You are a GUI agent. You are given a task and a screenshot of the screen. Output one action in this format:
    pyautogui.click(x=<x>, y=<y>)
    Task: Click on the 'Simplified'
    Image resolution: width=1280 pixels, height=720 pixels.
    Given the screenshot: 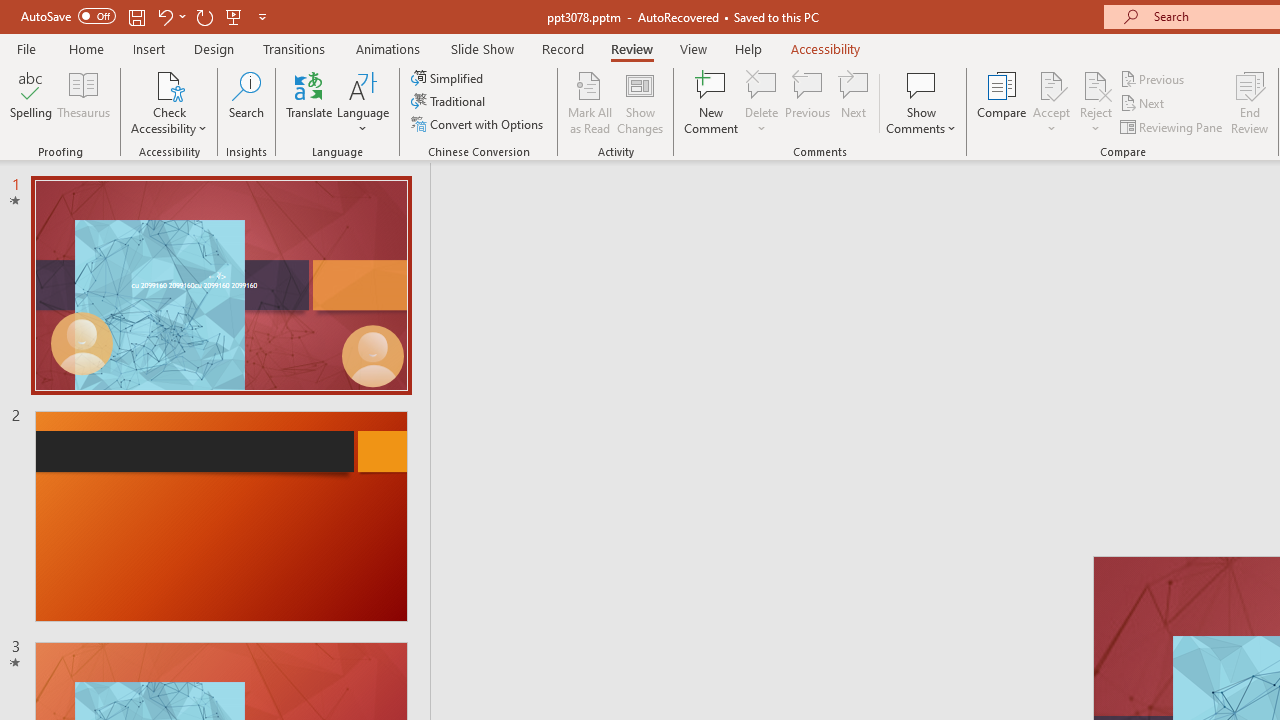 What is the action you would take?
    pyautogui.click(x=448, y=77)
    